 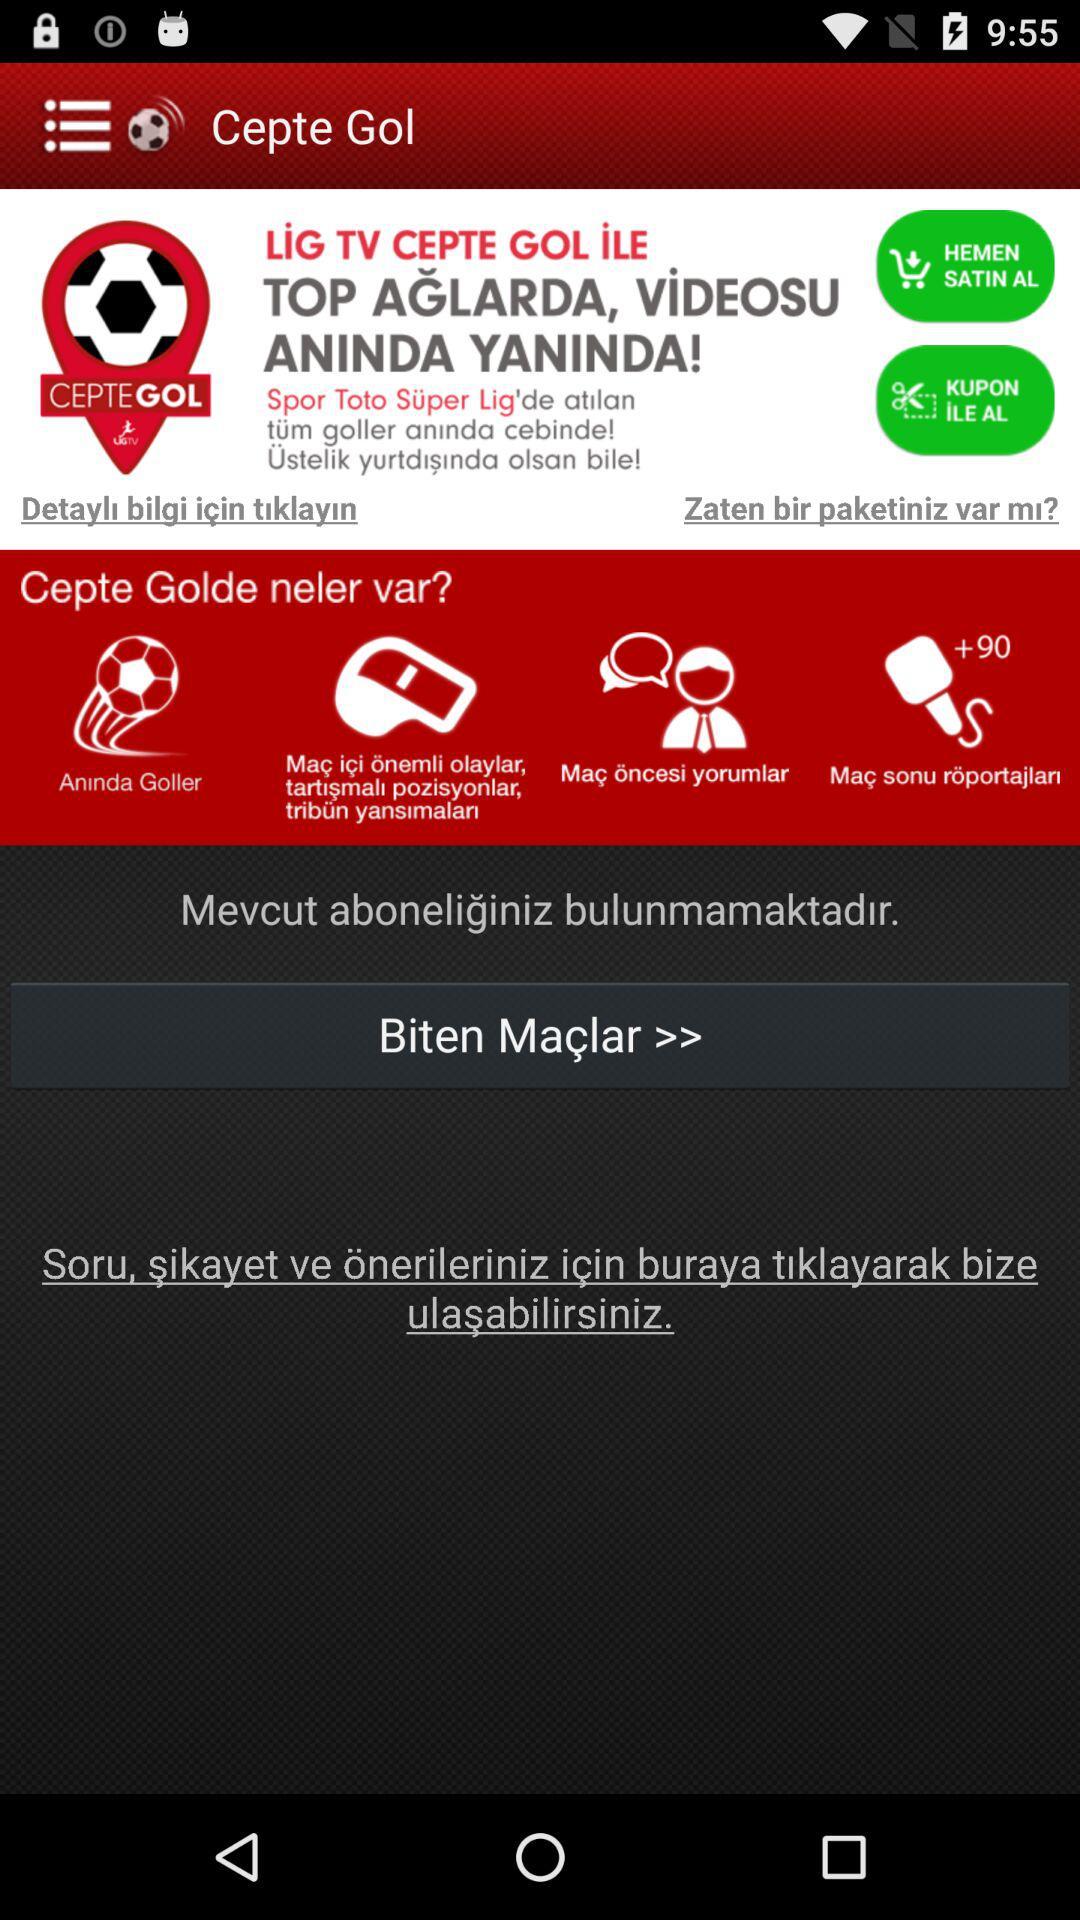 I want to click on the green button with a text kupon ile al on a right corner of page, so click(x=963, y=390).